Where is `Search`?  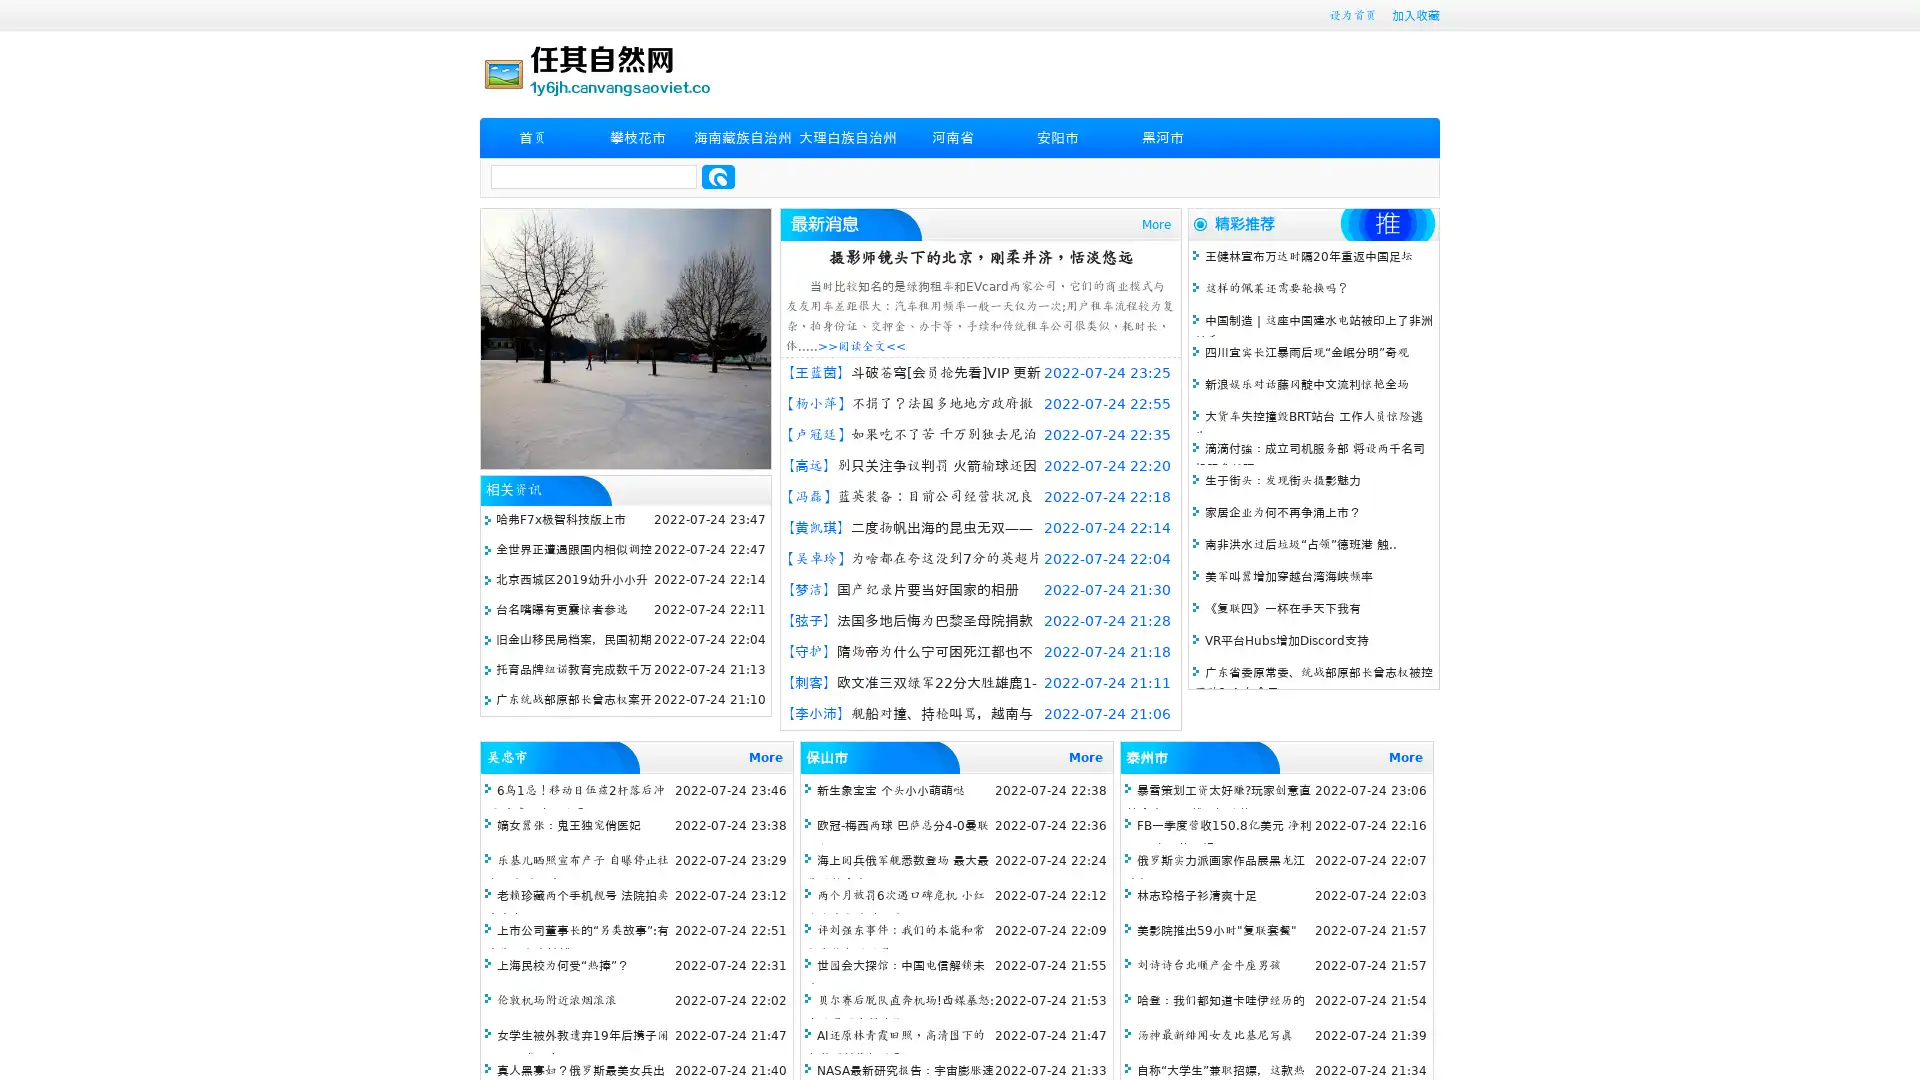
Search is located at coordinates (718, 176).